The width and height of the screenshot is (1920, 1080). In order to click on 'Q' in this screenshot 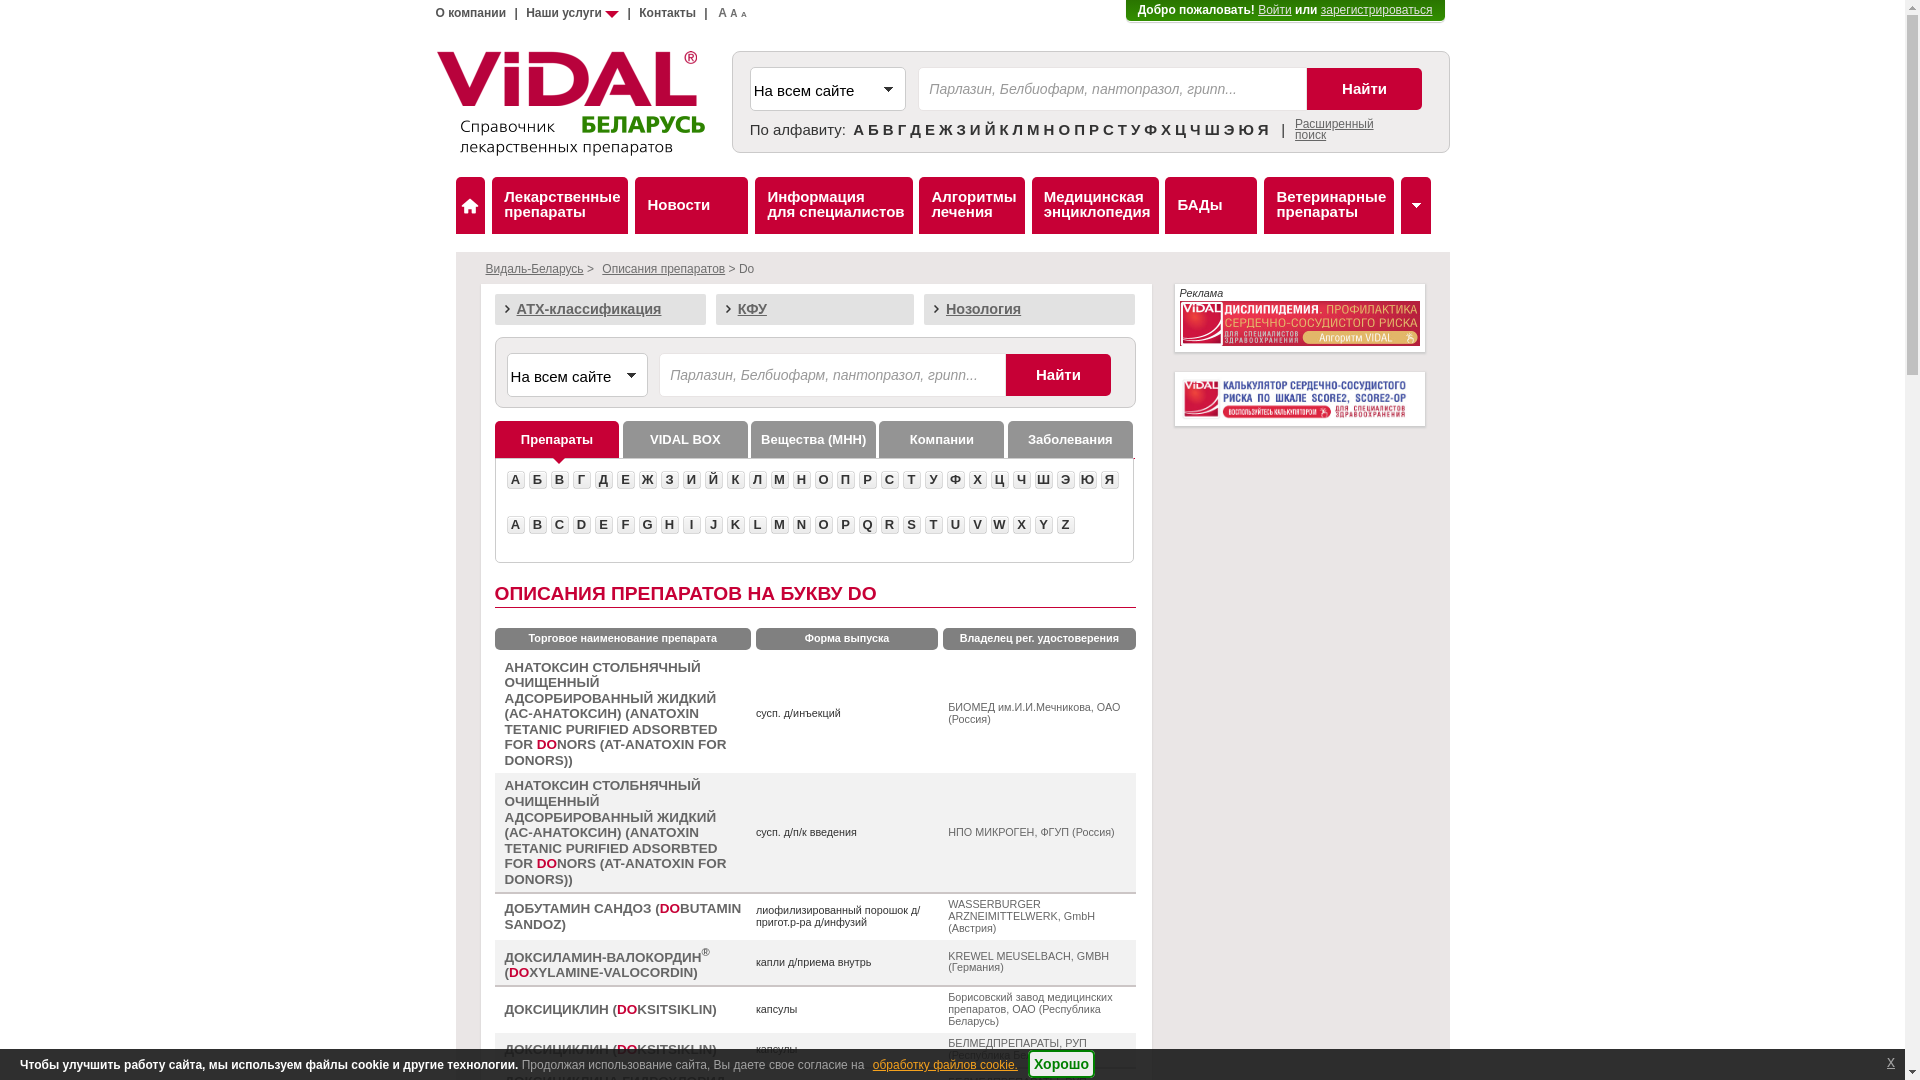, I will do `click(867, 523)`.